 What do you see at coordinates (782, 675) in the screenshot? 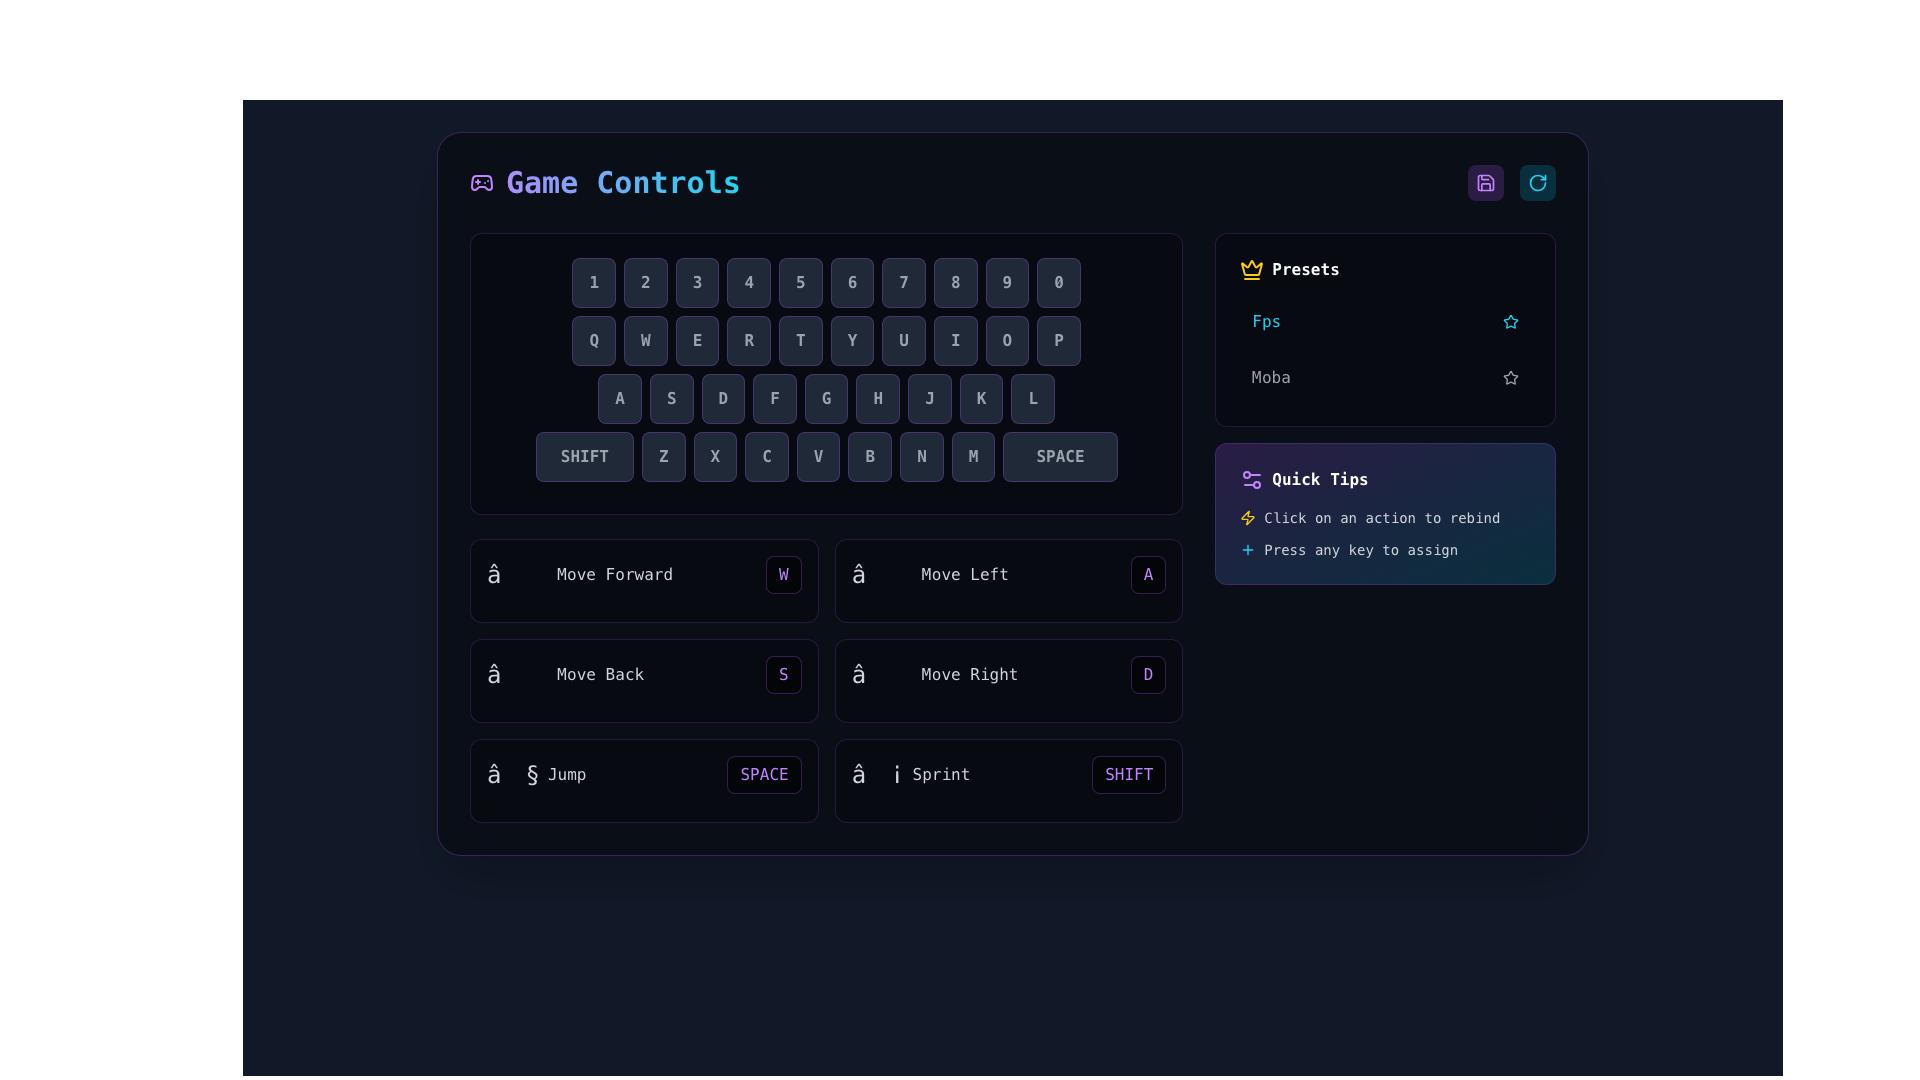
I see `the button displaying 'S' for the 'Move Back' action, located in the bottom section of the interface with a semi-transparent black background and purple border` at bounding box center [782, 675].